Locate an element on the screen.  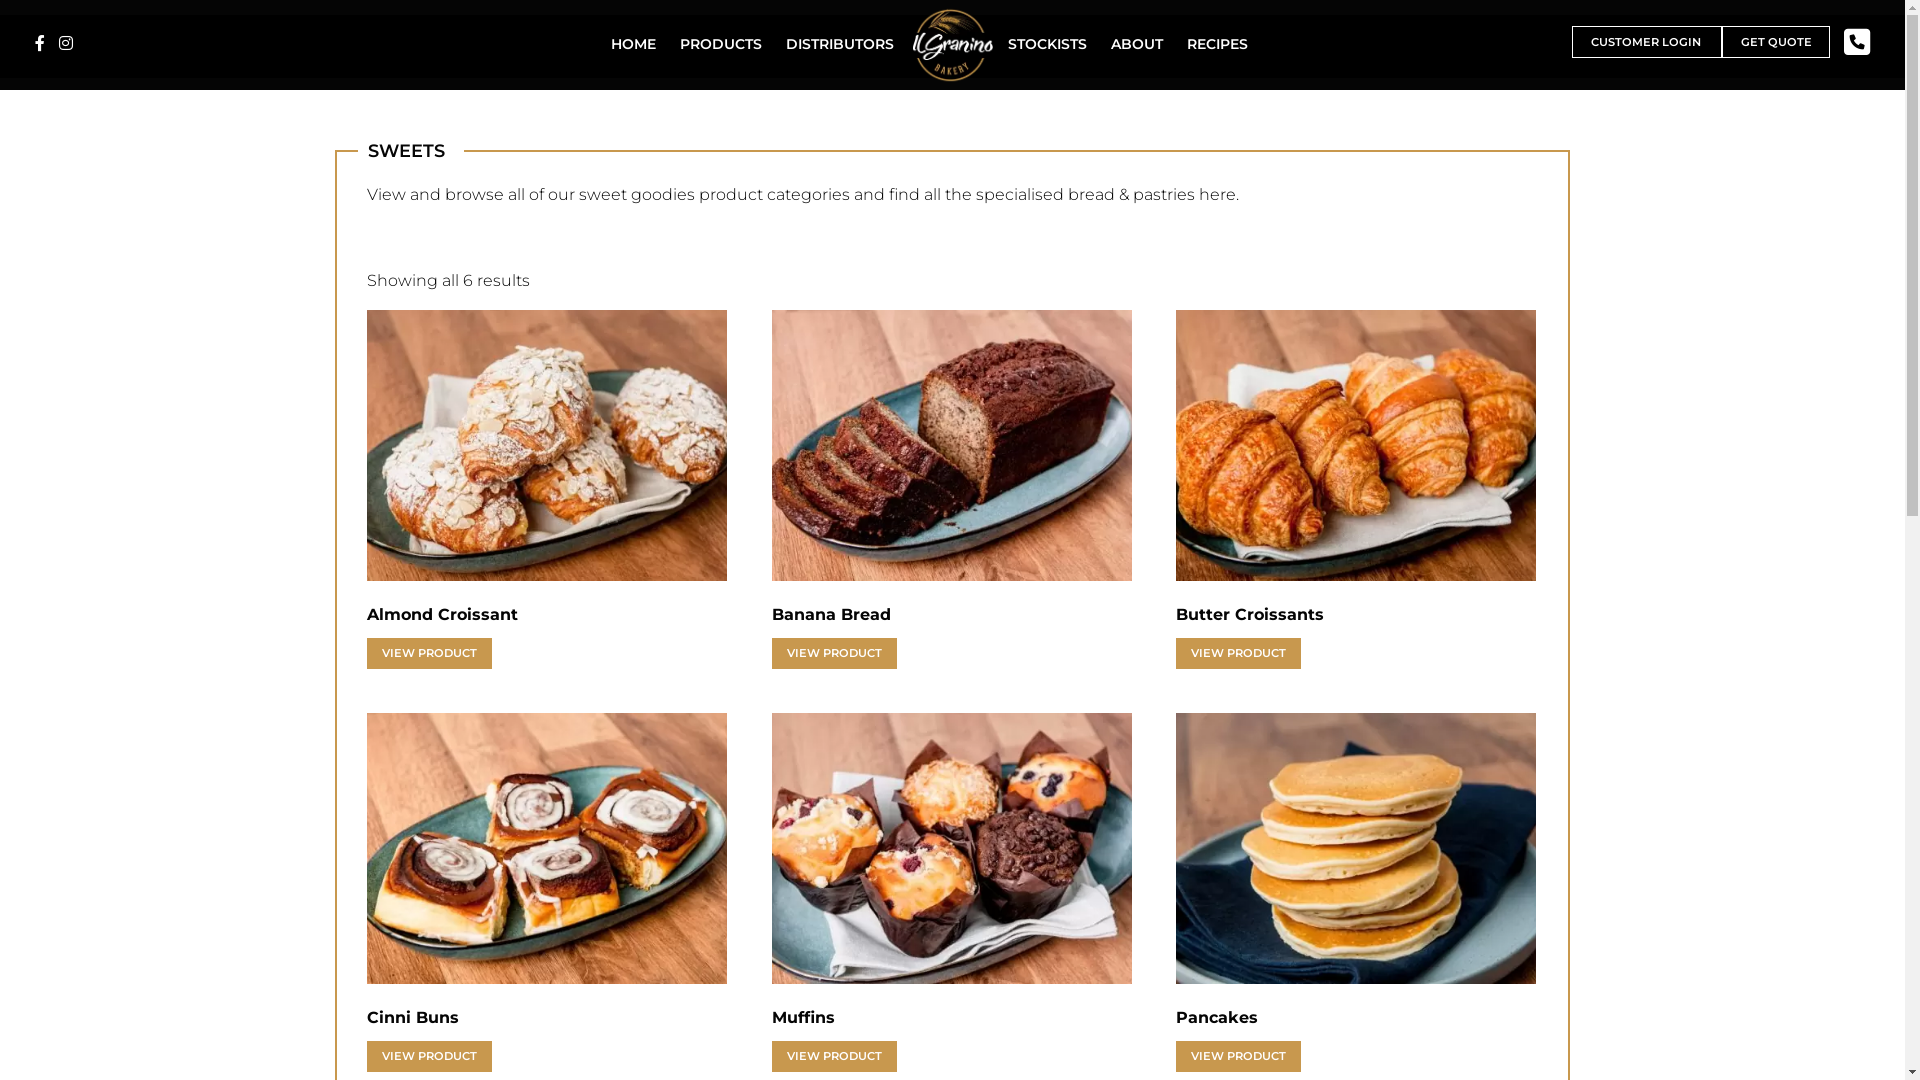
'STOCKISTS' is located at coordinates (1003, 43).